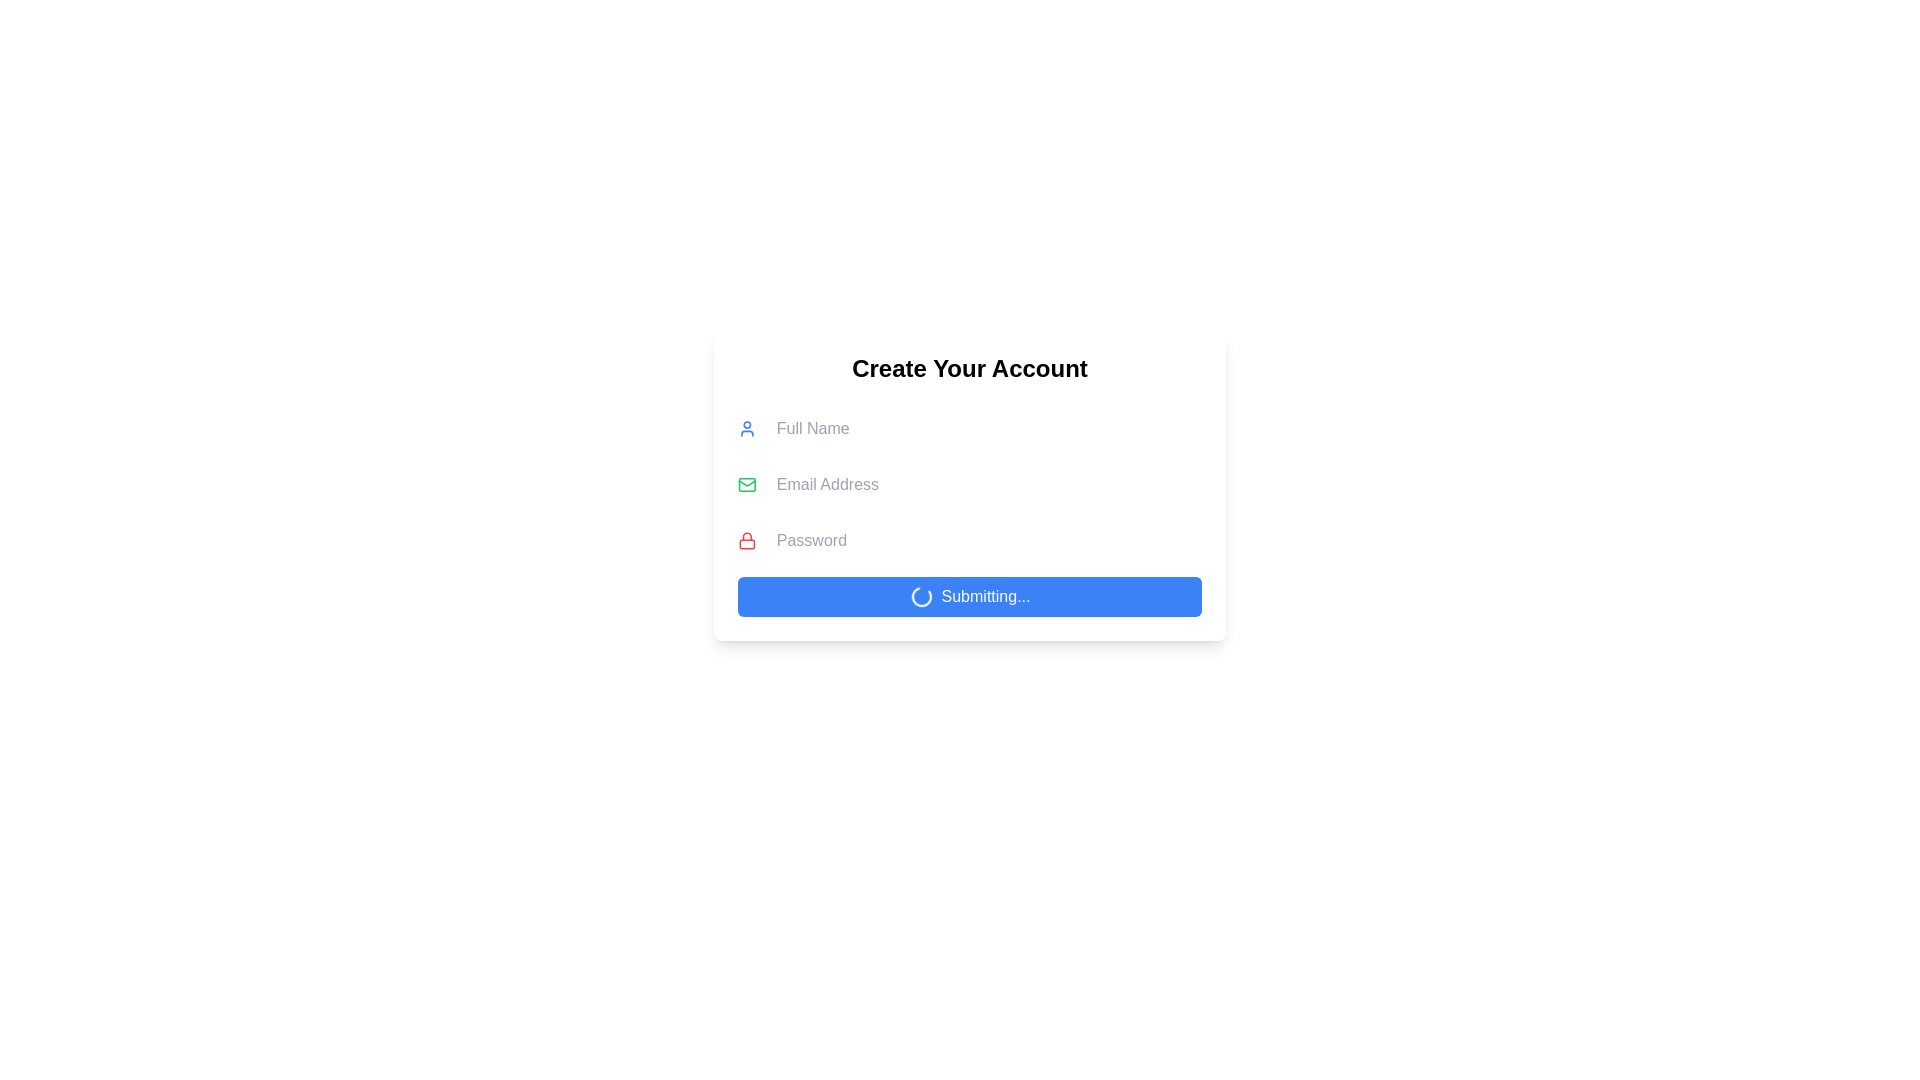  Describe the element at coordinates (920, 596) in the screenshot. I see `the small blue spinning loader icon that is located inside the 'Submitting...' button, centered vertically to the left of the text` at that location.